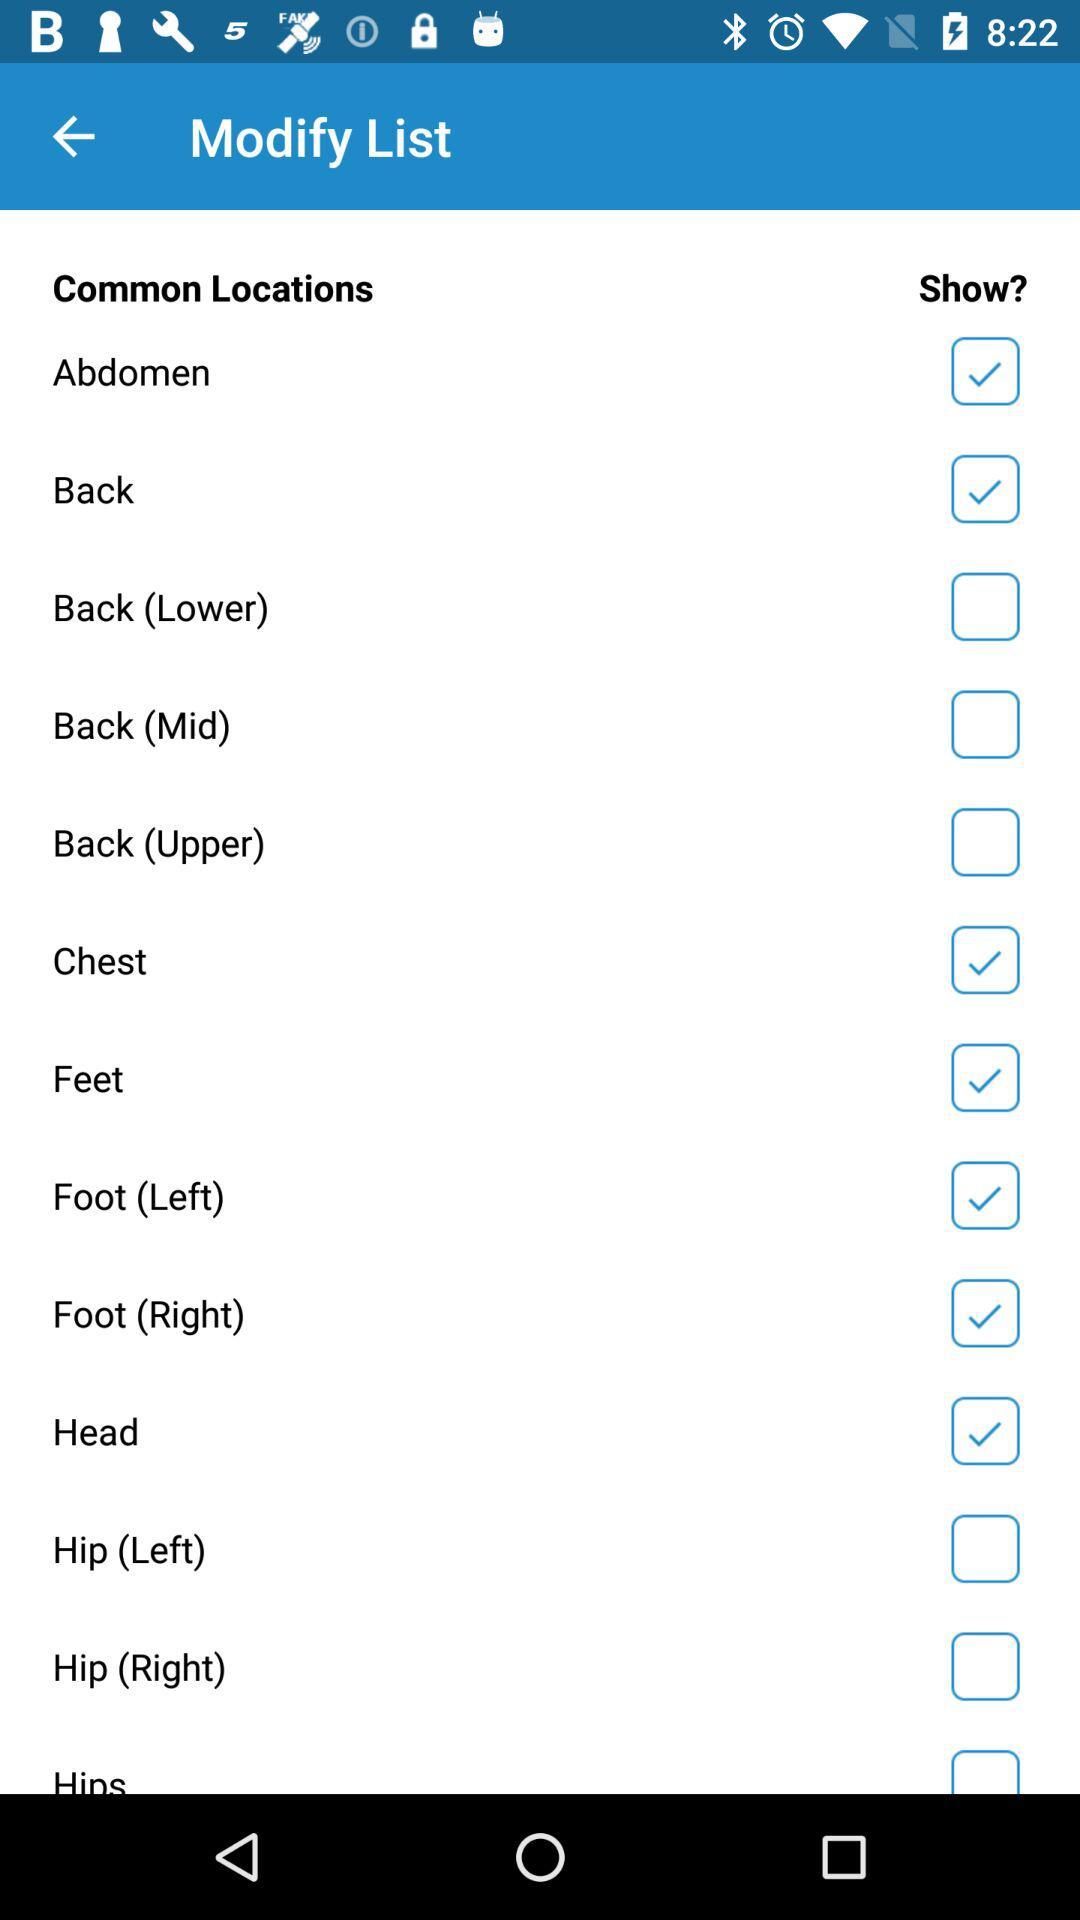 The image size is (1080, 1920). I want to click on set location, so click(984, 723).